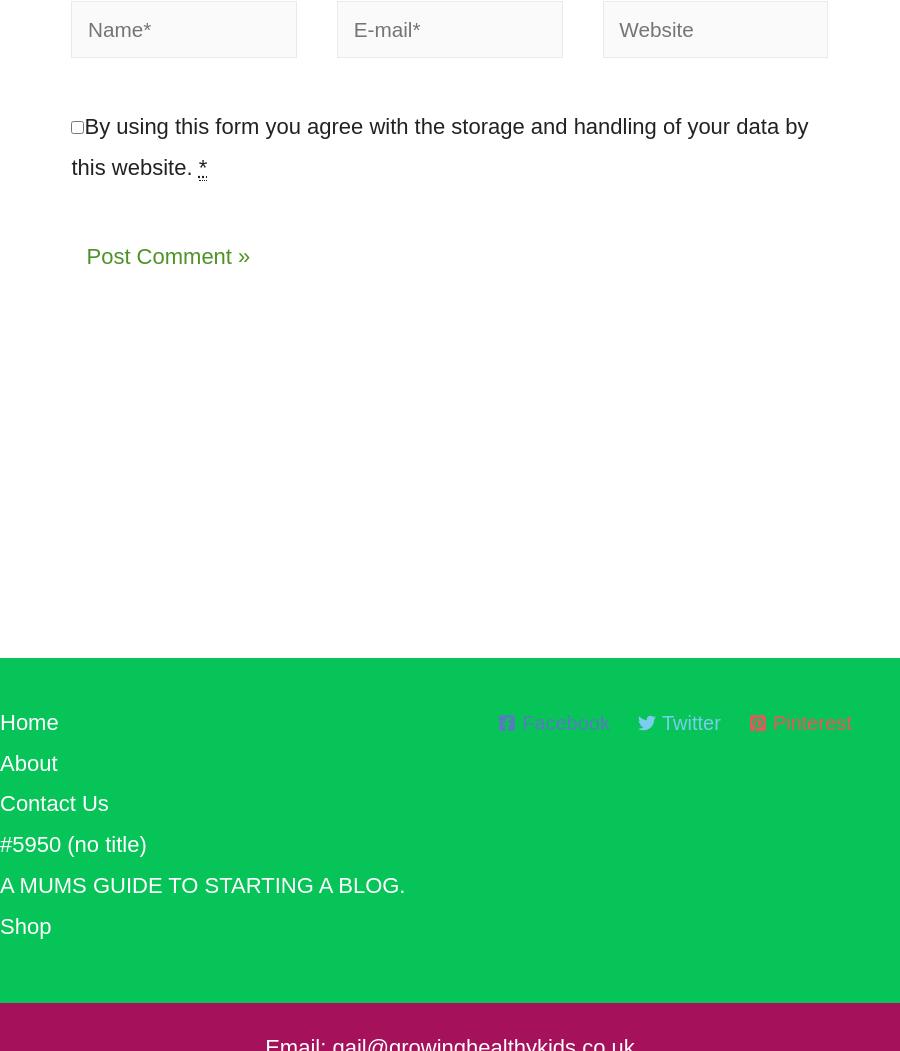 The height and width of the screenshot is (1051, 900). What do you see at coordinates (439, 154) in the screenshot?
I see `'By using this form you agree with the storage and handling of your data by this website.'` at bounding box center [439, 154].